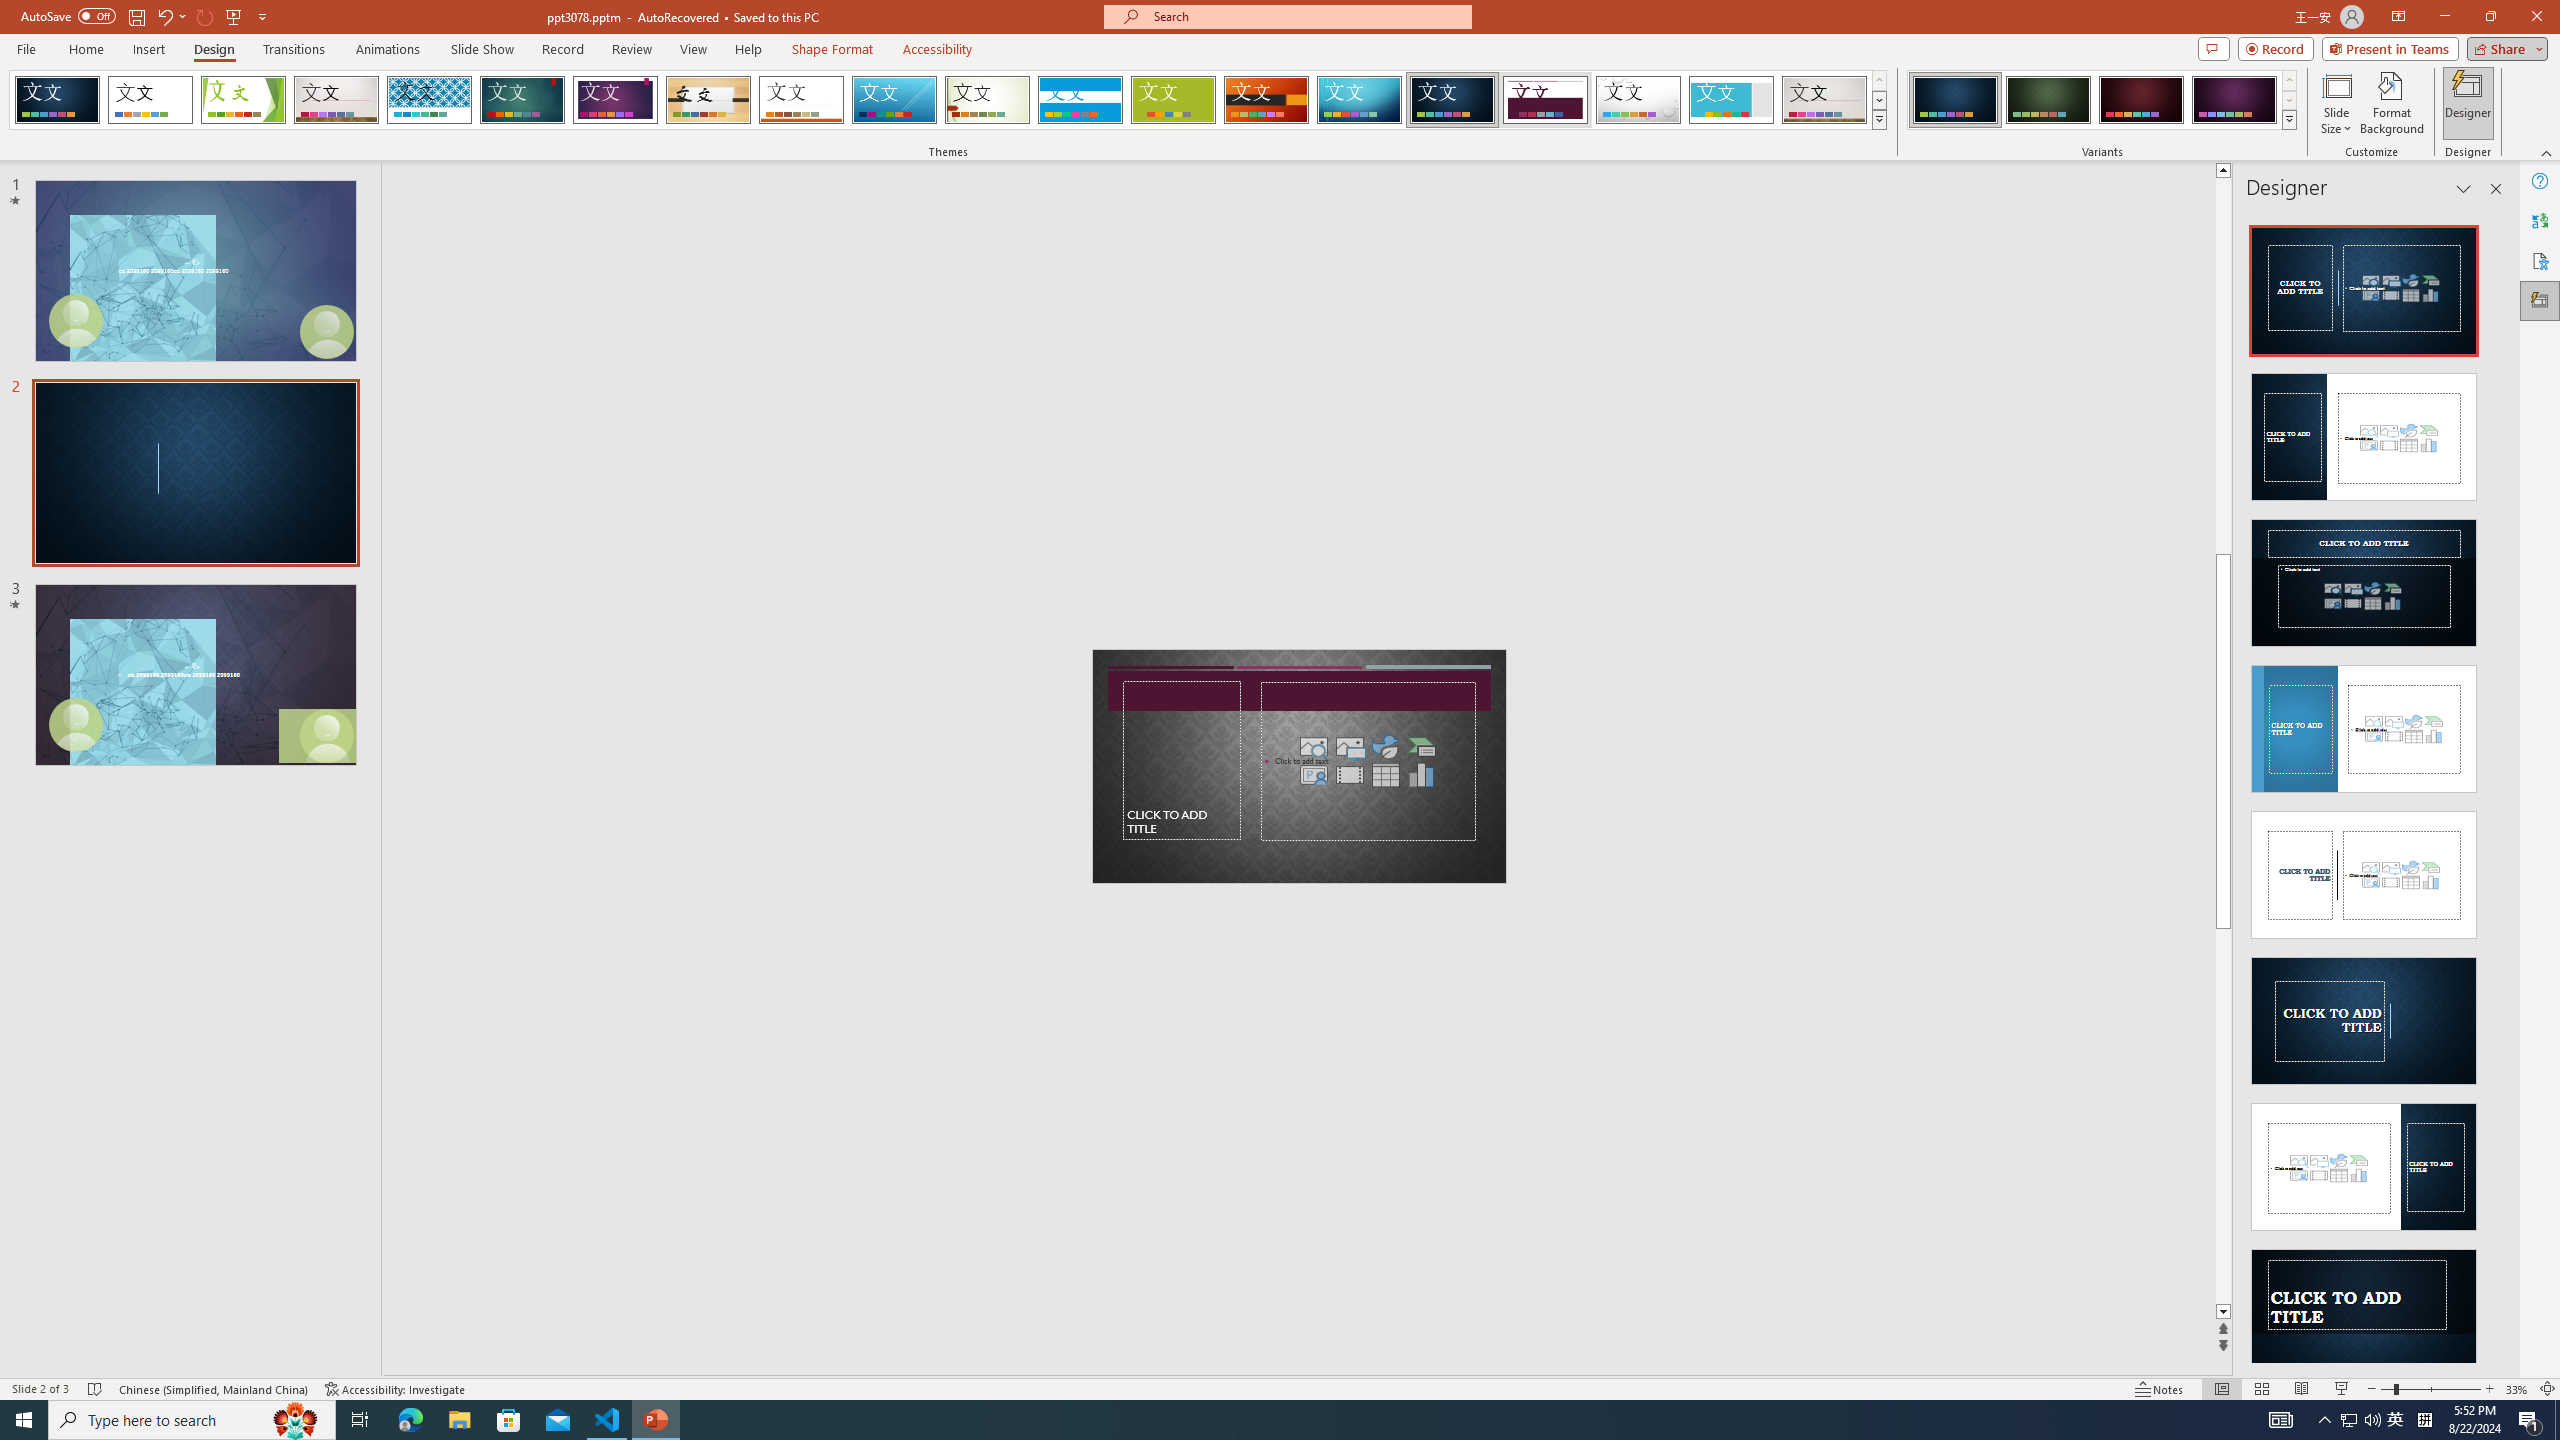  Describe the element at coordinates (1825, 99) in the screenshot. I see `'Gallery'` at that location.